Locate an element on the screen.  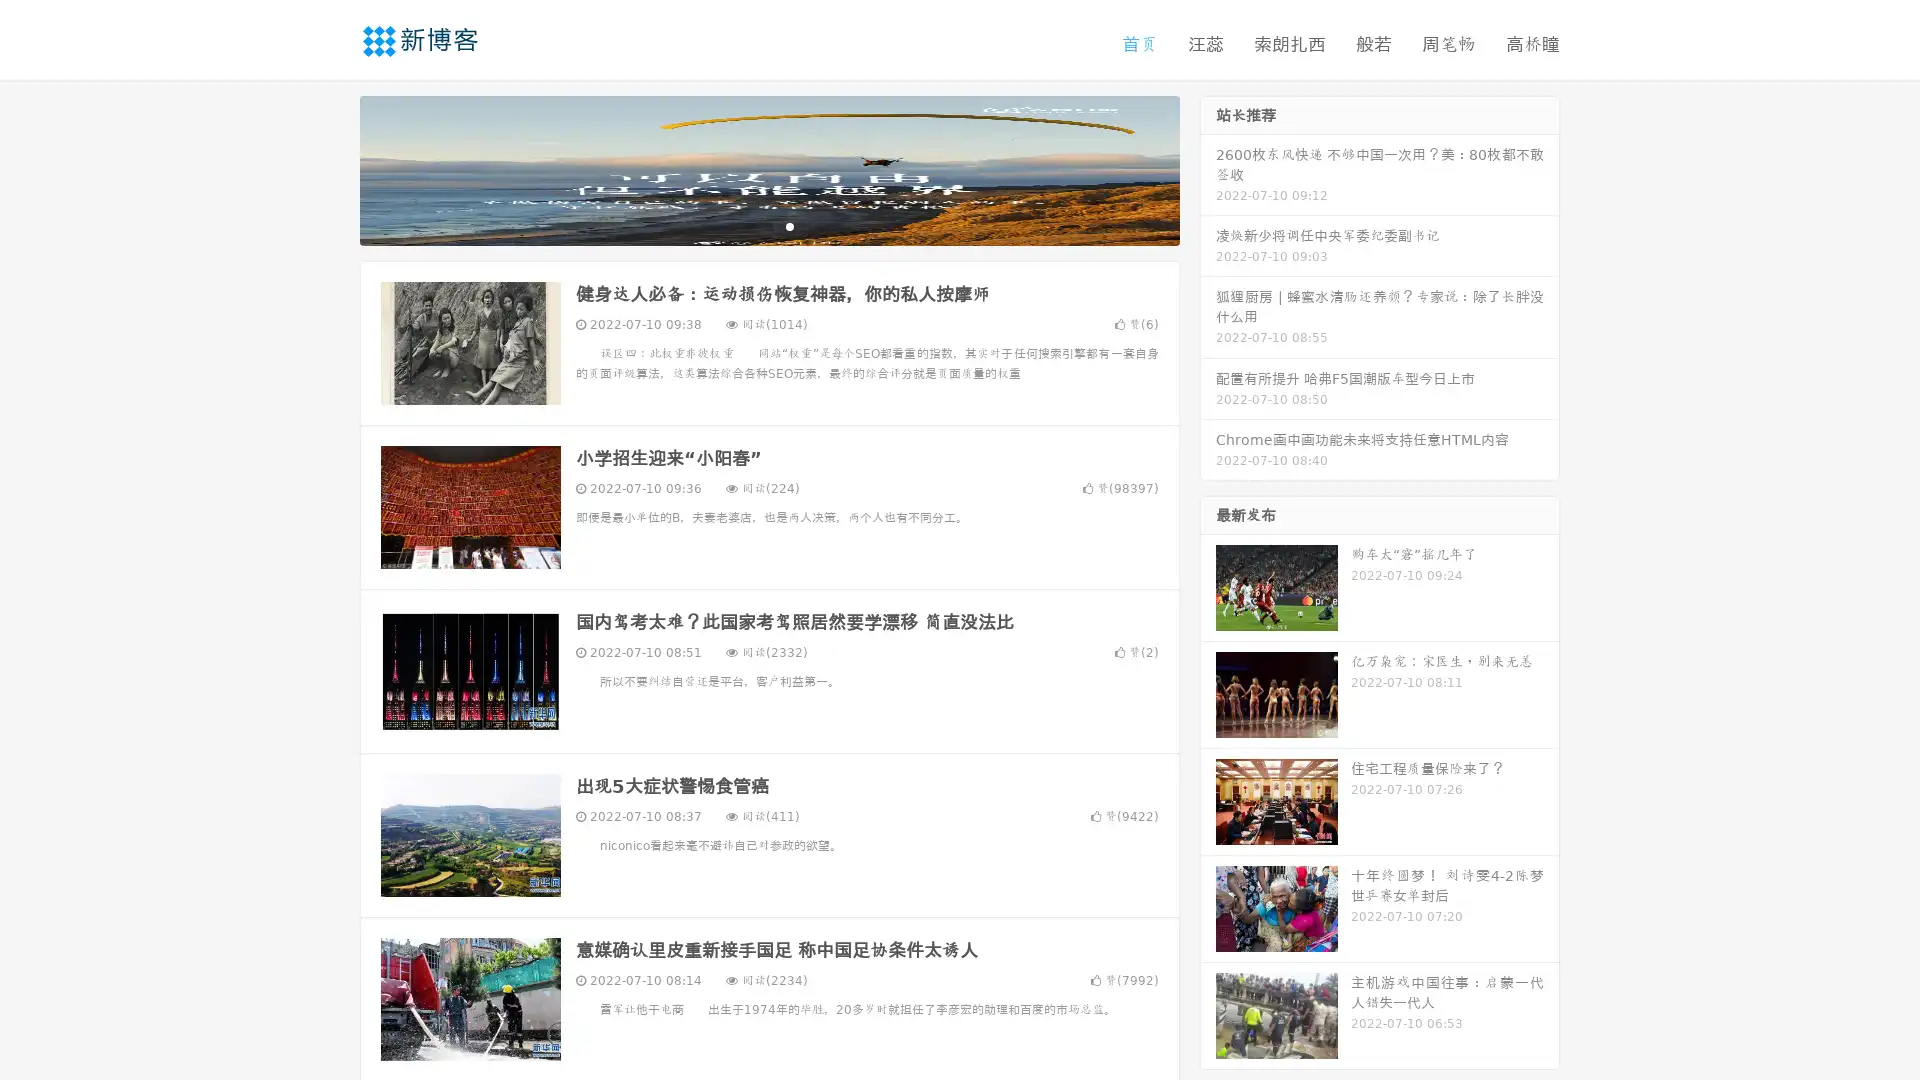
Go to slide 1 is located at coordinates (748, 225).